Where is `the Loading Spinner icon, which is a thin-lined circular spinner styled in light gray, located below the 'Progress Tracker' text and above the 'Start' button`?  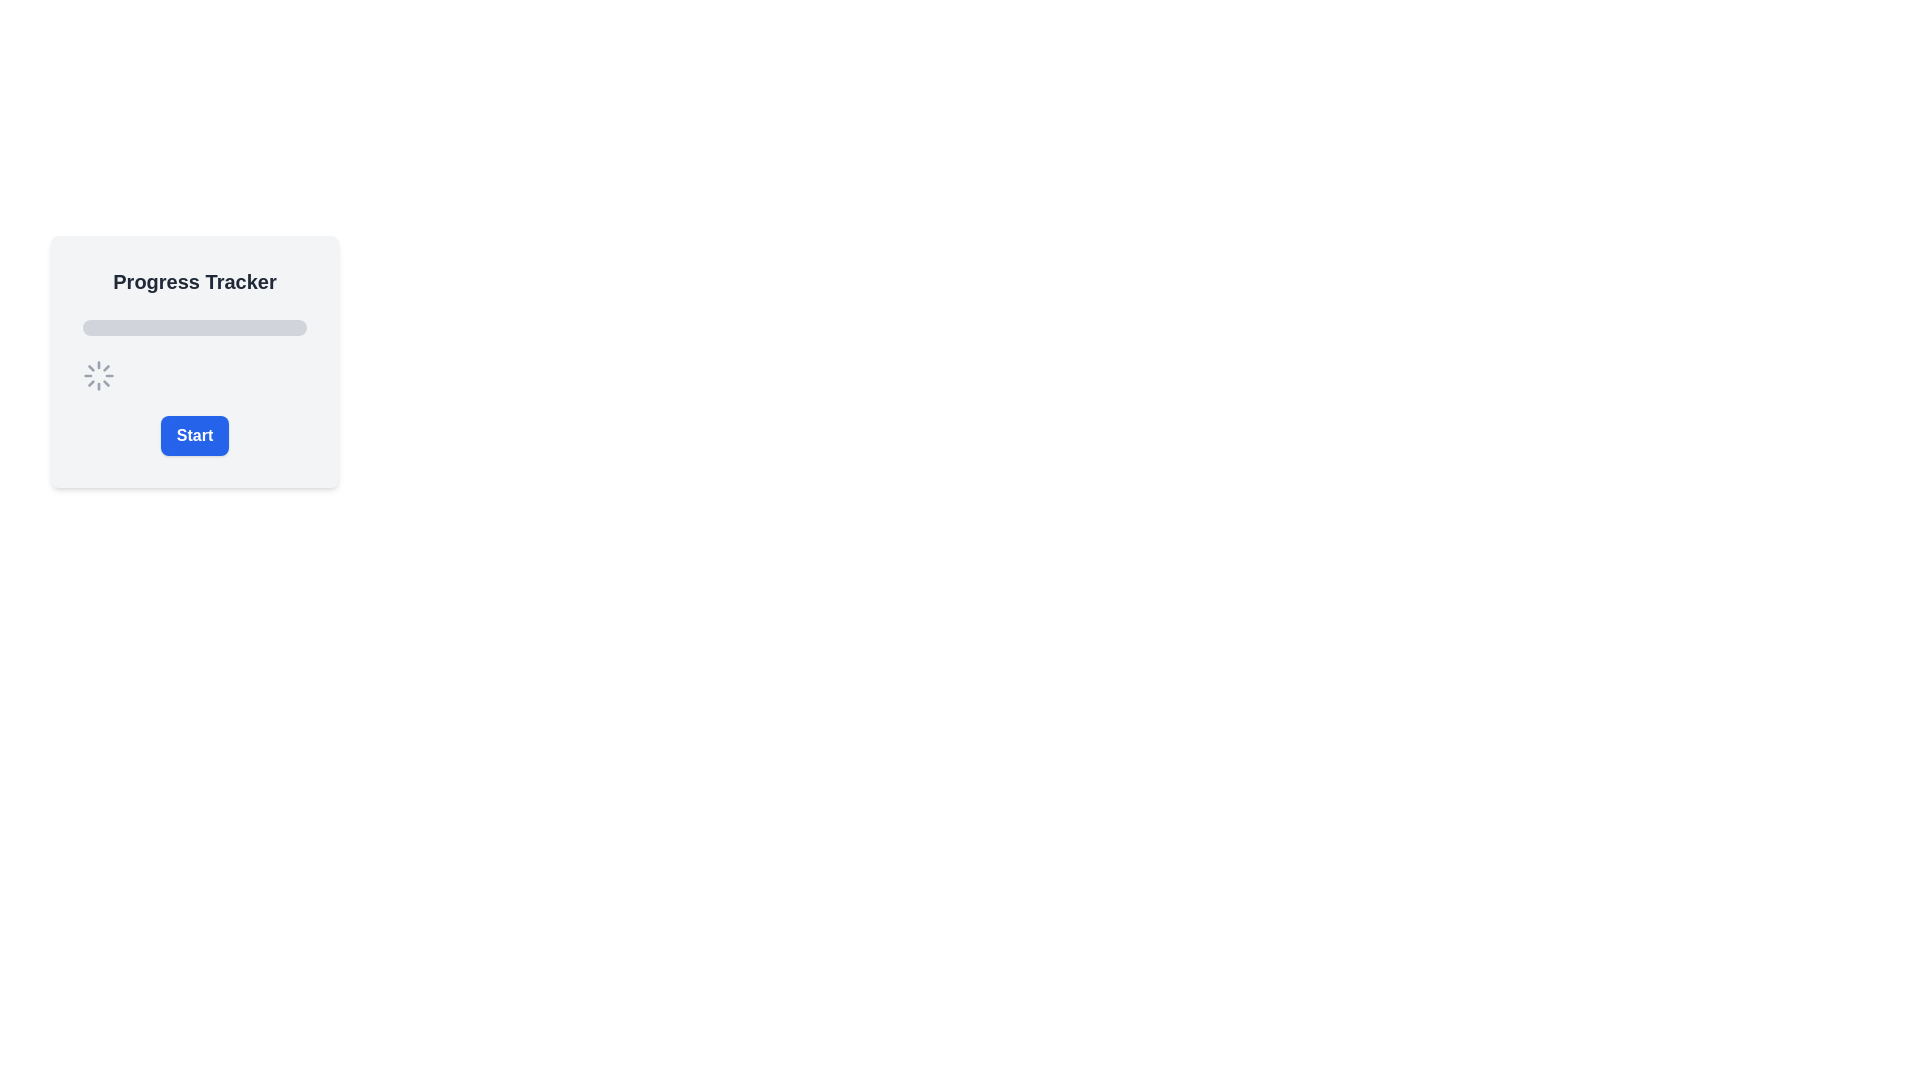 the Loading Spinner icon, which is a thin-lined circular spinner styled in light gray, located below the 'Progress Tracker' text and above the 'Start' button is located at coordinates (98, 375).